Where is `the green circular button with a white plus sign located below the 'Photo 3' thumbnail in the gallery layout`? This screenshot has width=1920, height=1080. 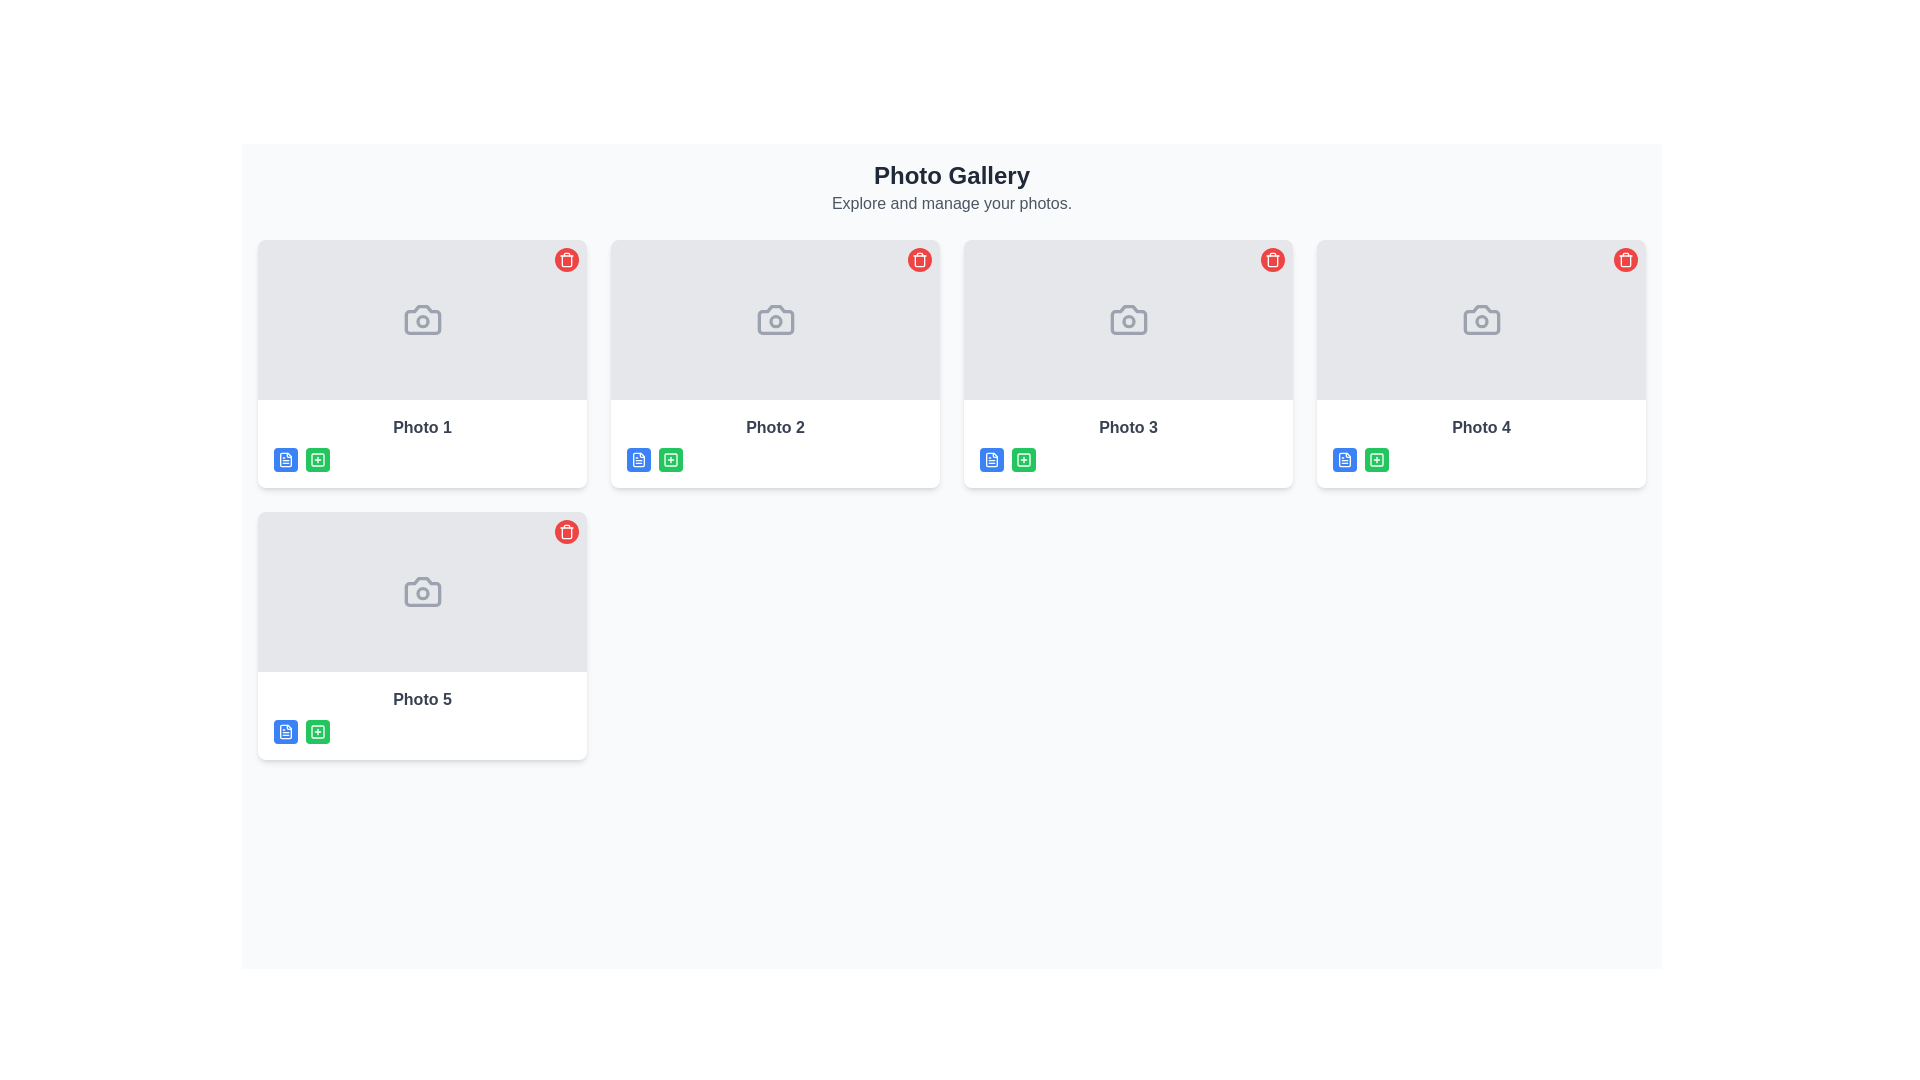 the green circular button with a white plus sign located below the 'Photo 3' thumbnail in the gallery layout is located at coordinates (1023, 459).